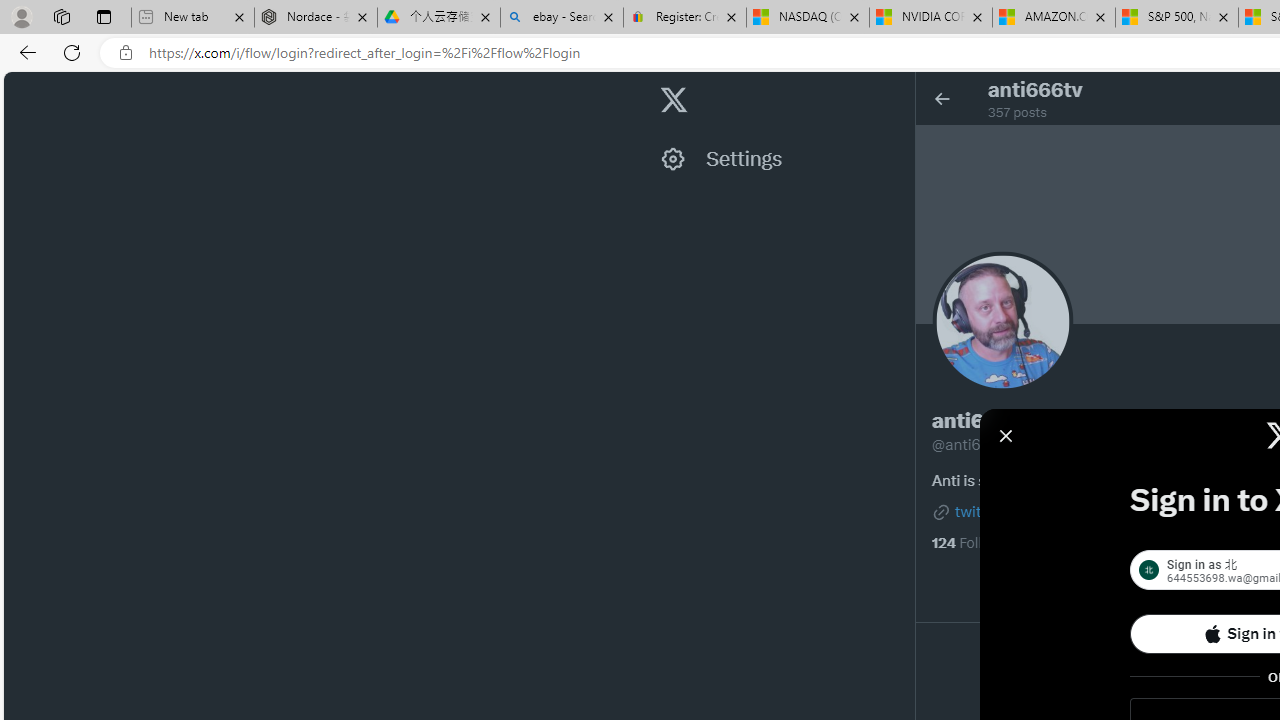  What do you see at coordinates (125, 52) in the screenshot?
I see `'View site information'` at bounding box center [125, 52].